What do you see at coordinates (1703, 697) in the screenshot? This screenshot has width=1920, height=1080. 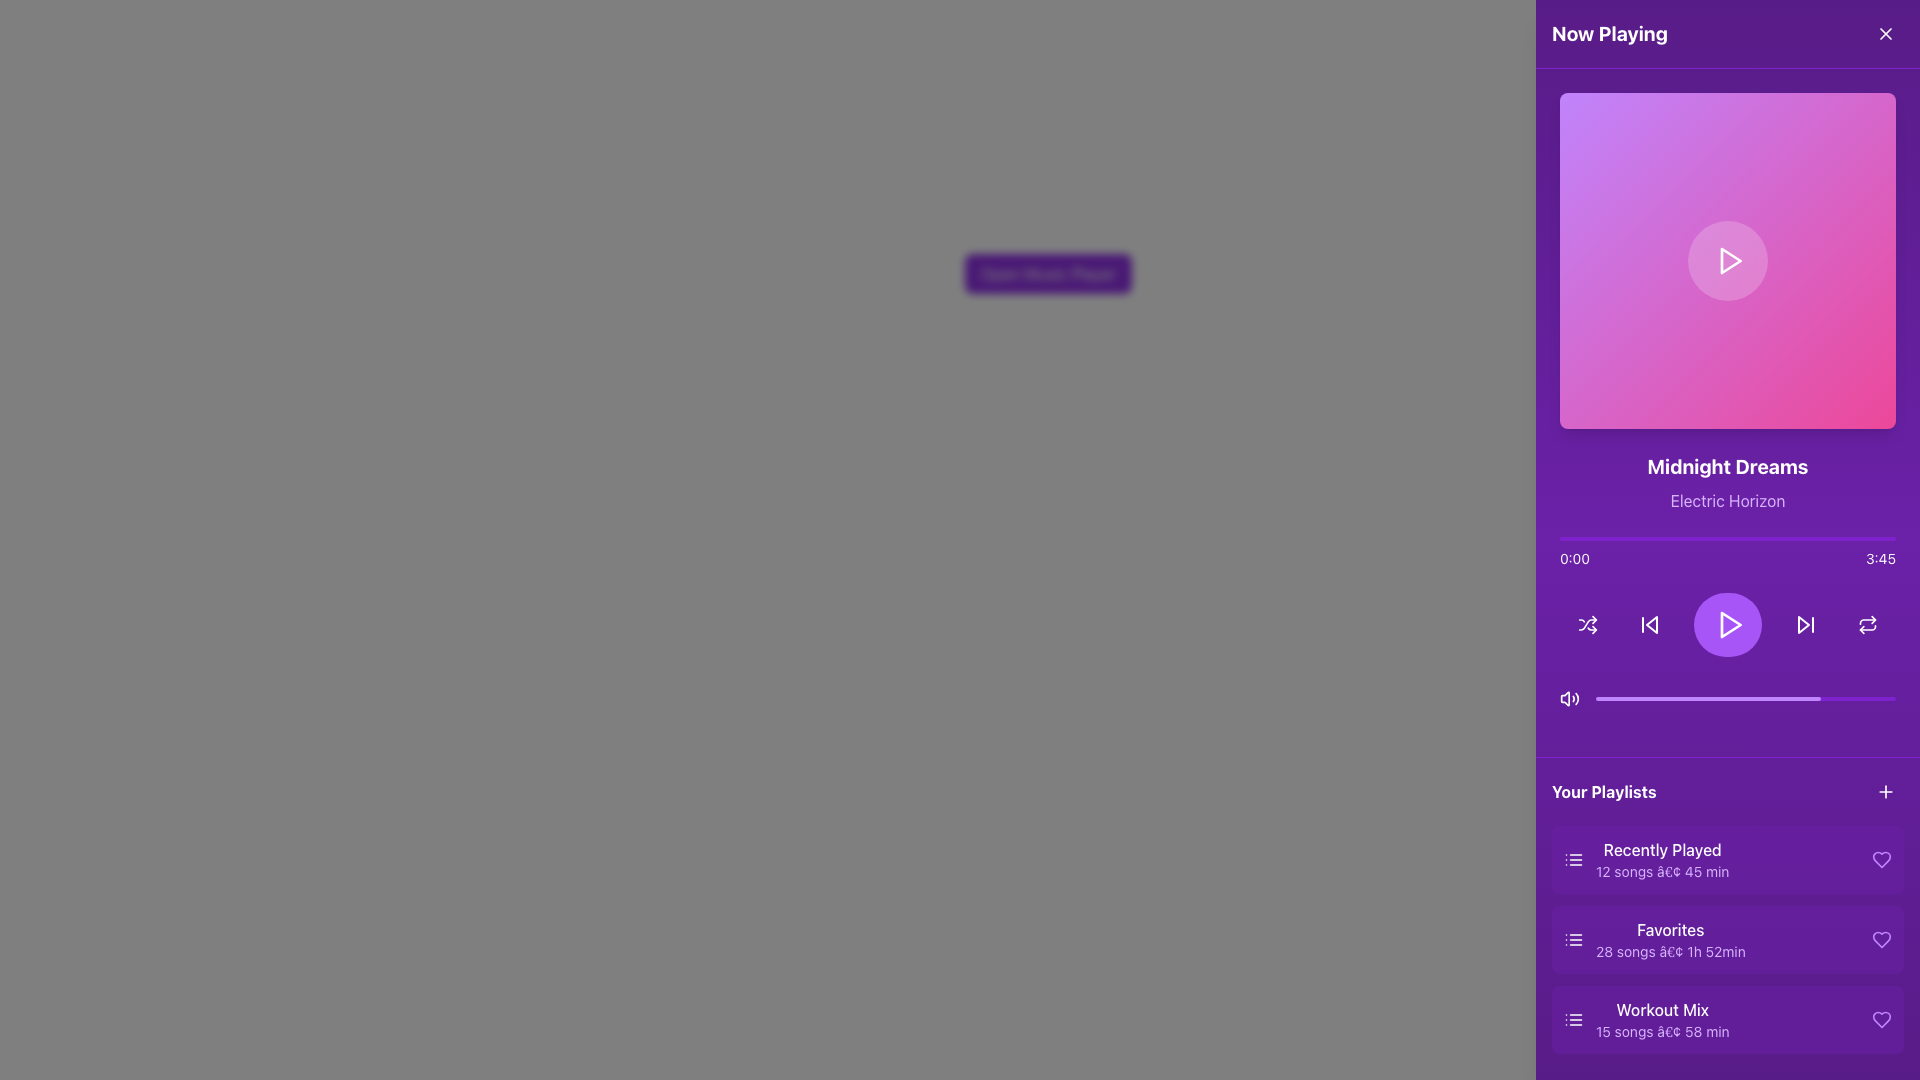 I see `the playback progress` at bounding box center [1703, 697].